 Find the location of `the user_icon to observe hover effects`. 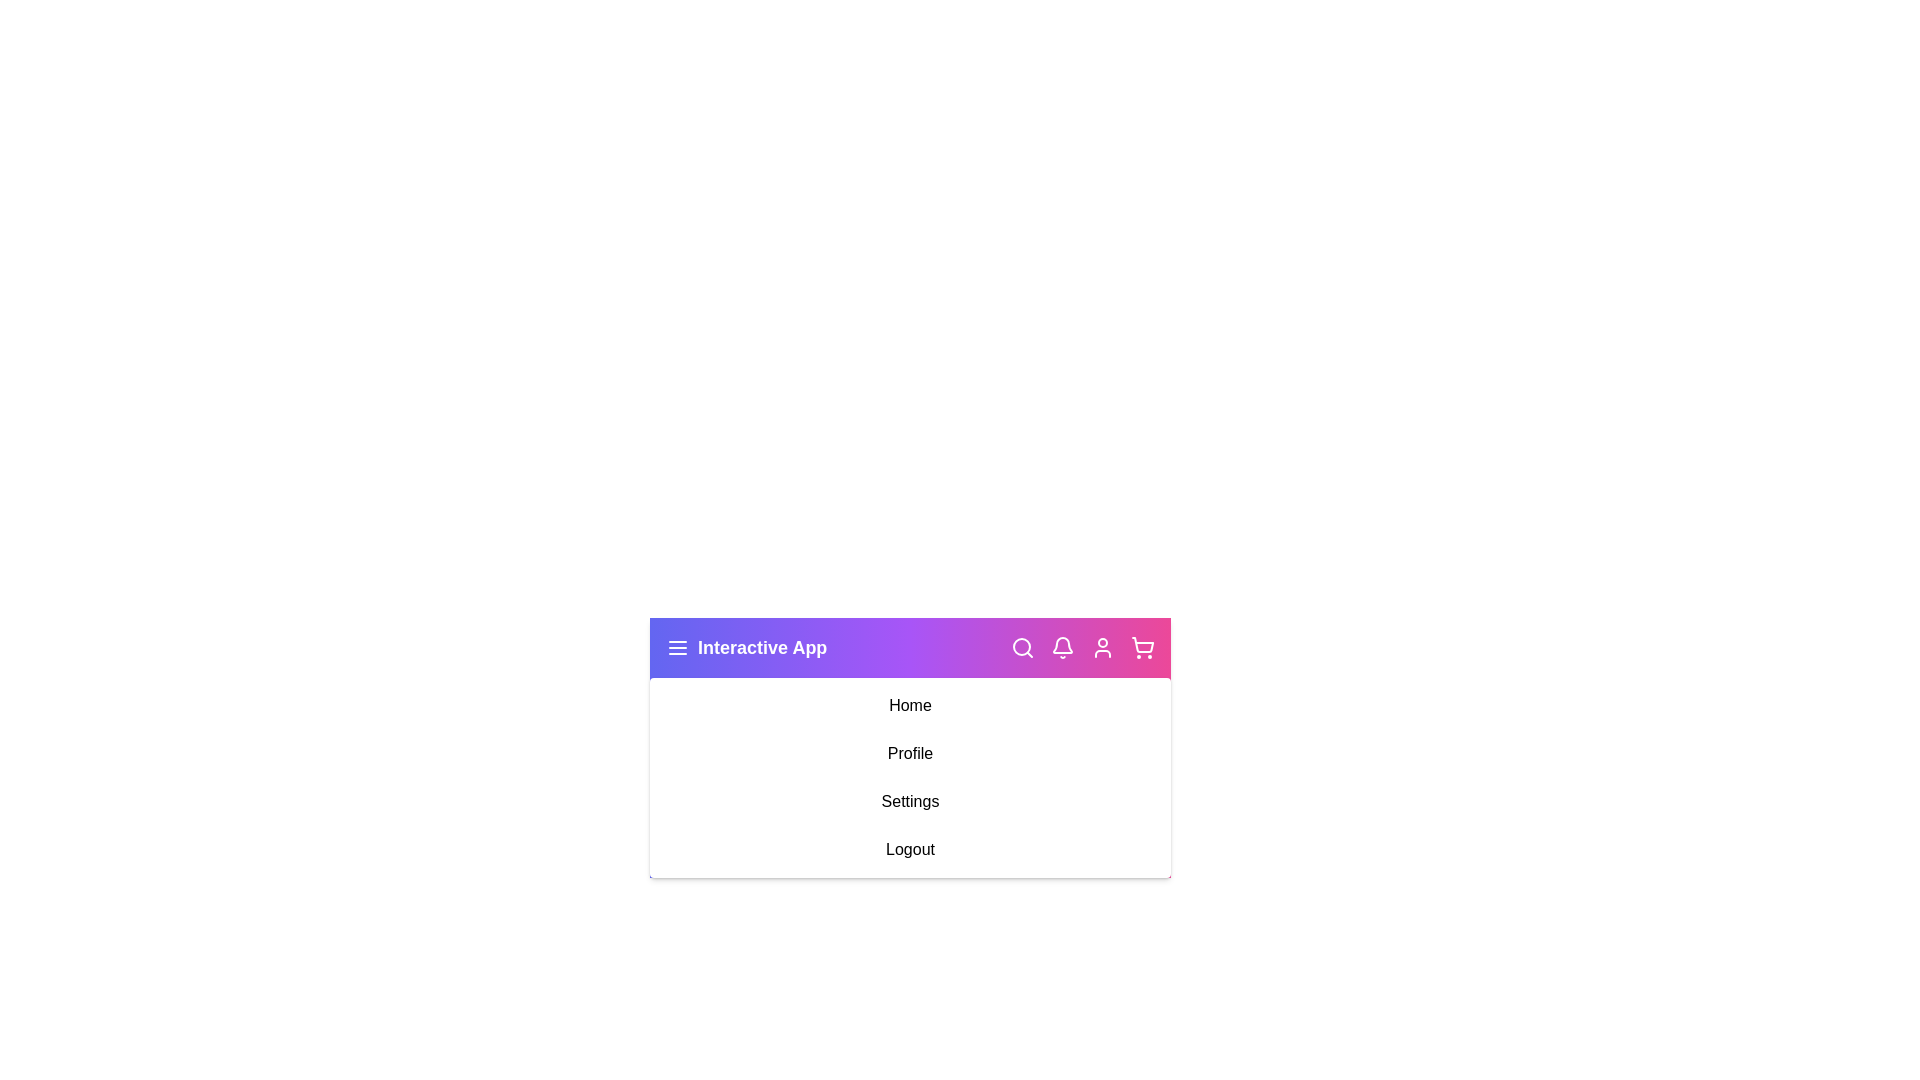

the user_icon to observe hover effects is located at coordinates (1102, 648).